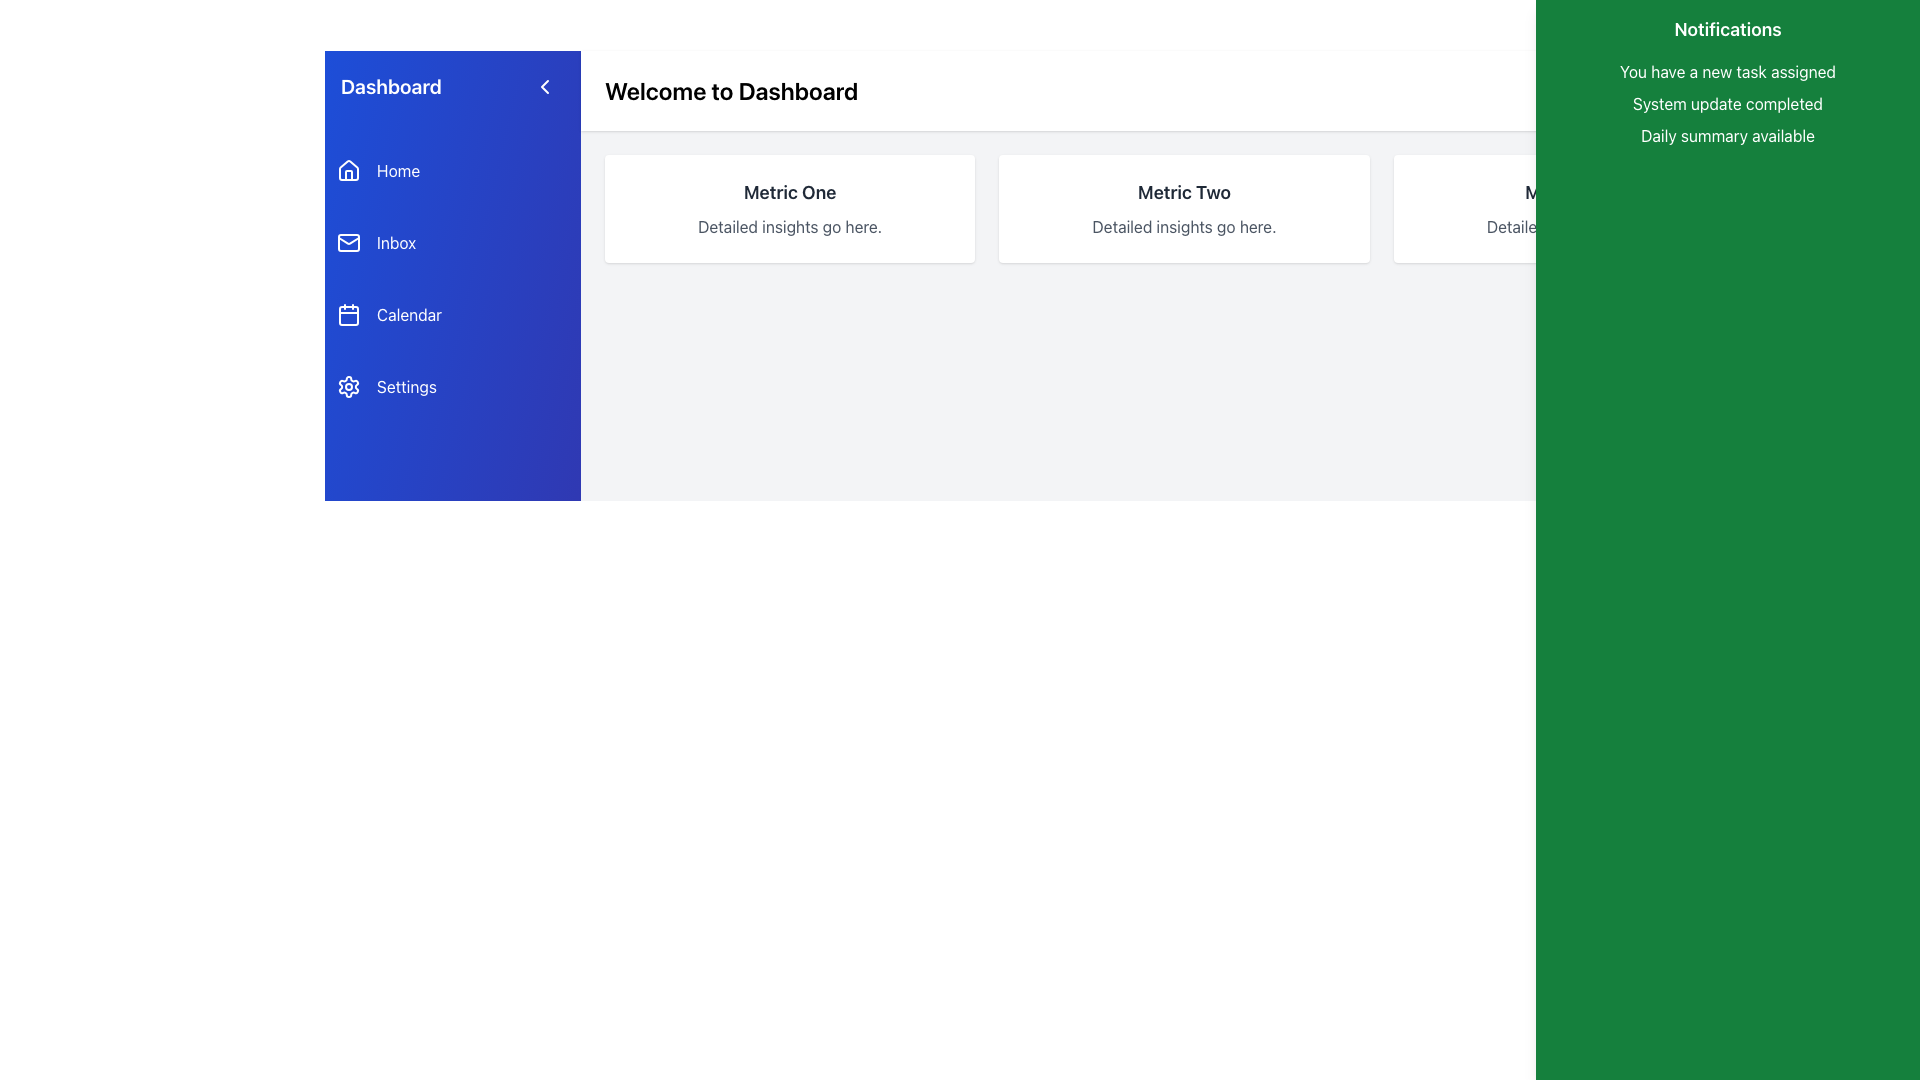 The image size is (1920, 1080). What do you see at coordinates (1727, 135) in the screenshot?
I see `the third text label in the green notification panel that displays a message indicating the daily summary is ready` at bounding box center [1727, 135].